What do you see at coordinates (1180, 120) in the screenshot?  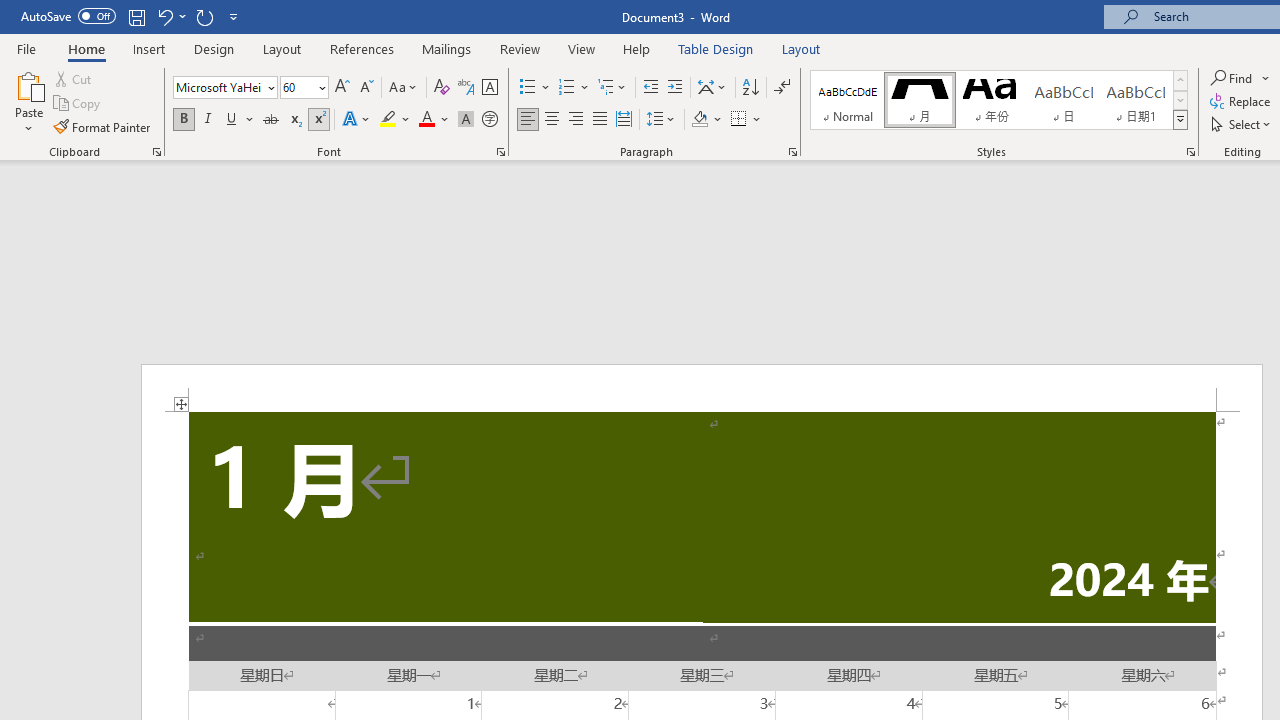 I see `'Styles'` at bounding box center [1180, 120].